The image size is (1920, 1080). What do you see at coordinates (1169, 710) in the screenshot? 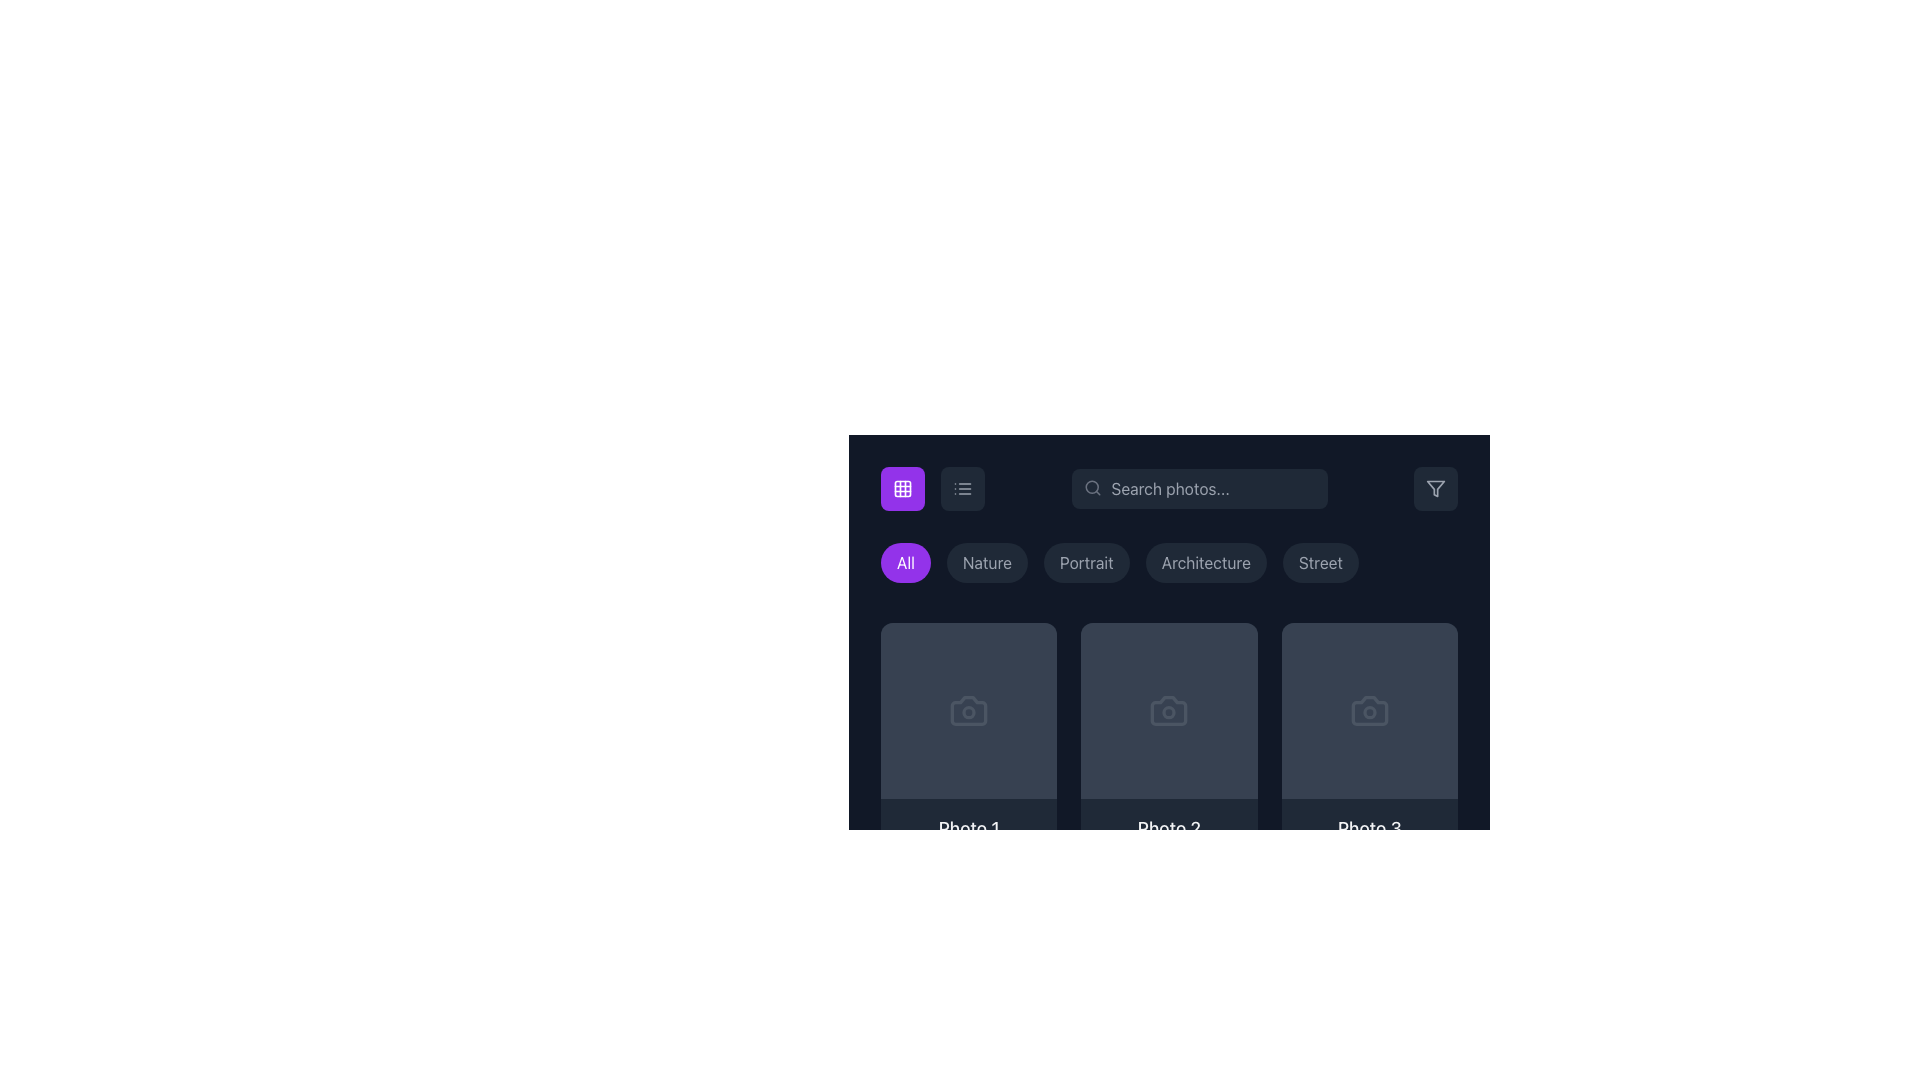
I see `the download button located in the second cell of the second row in the grid layout` at bounding box center [1169, 710].